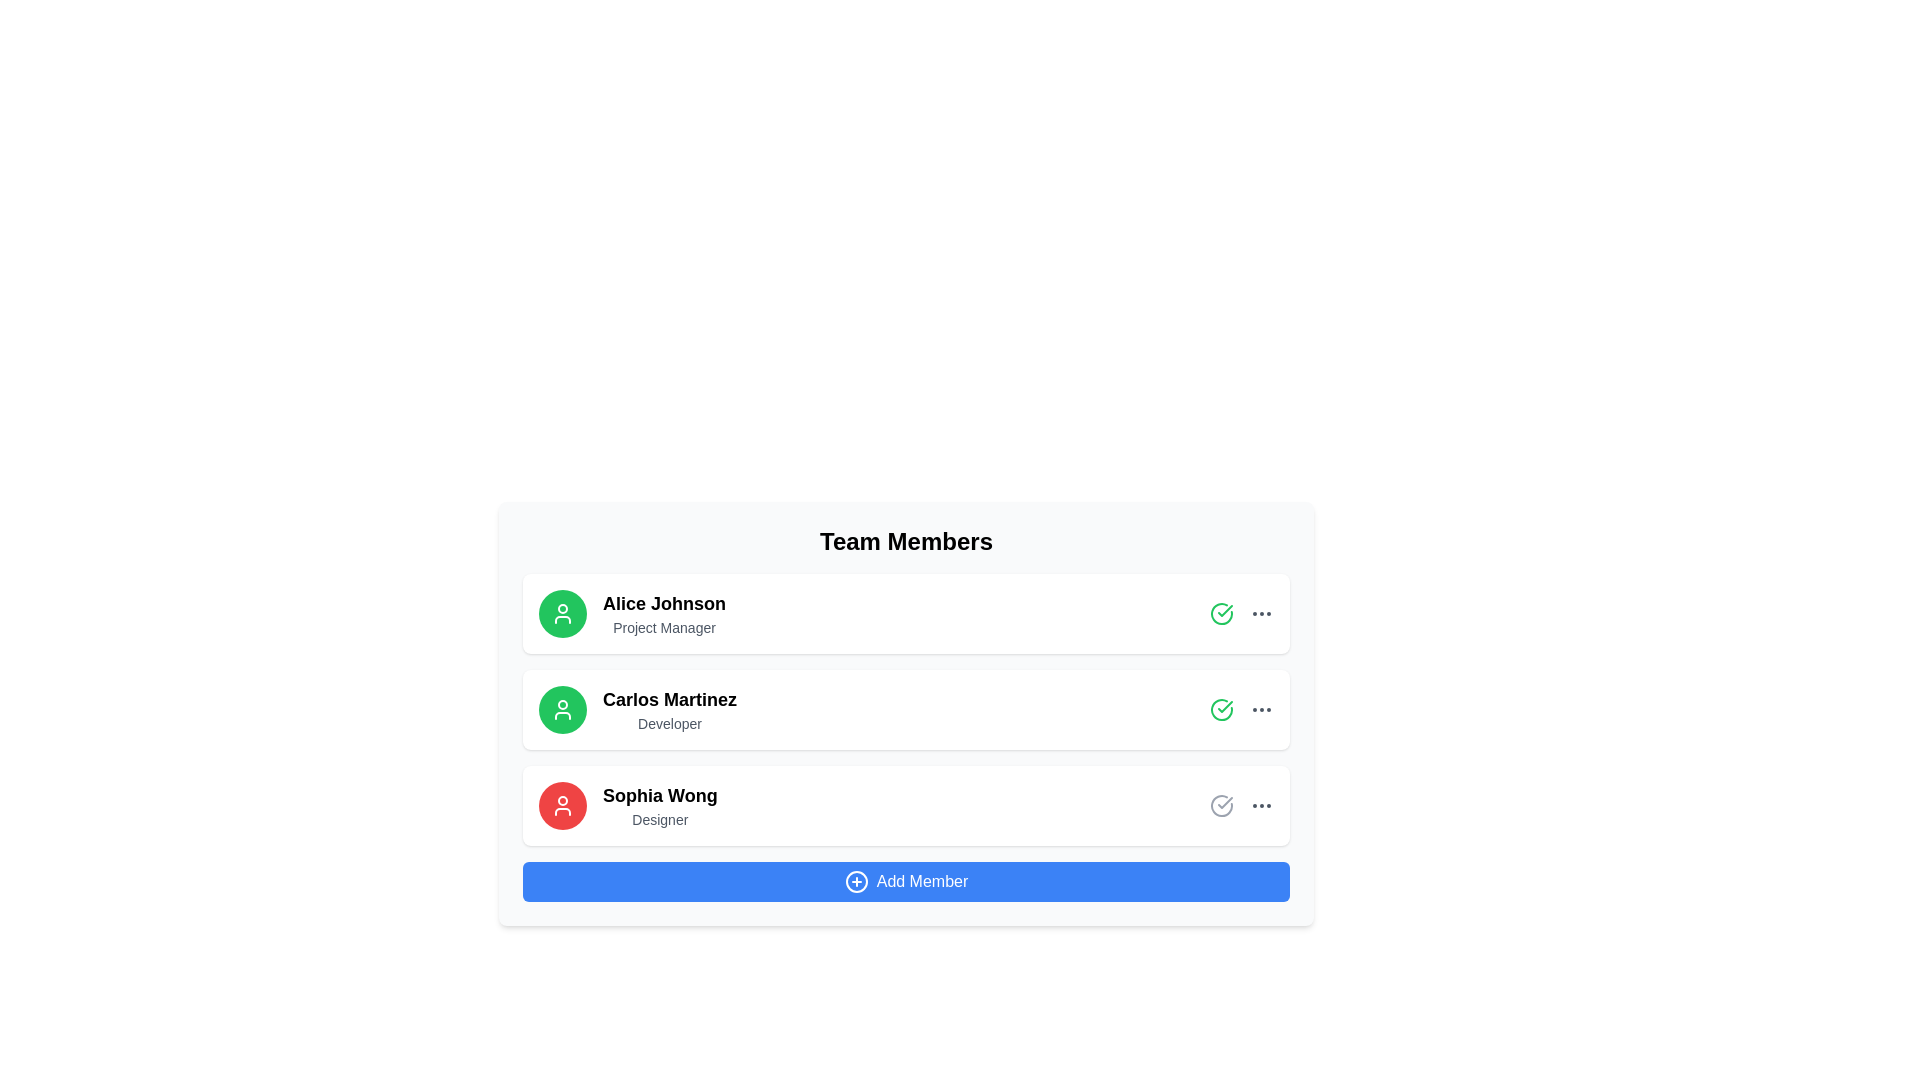 Image resolution: width=1920 pixels, height=1080 pixels. I want to click on the circular green icon with a user silhouette representing 'Alice Johnson, Project Manager' located at the top-left corner of her card, so click(561, 612).